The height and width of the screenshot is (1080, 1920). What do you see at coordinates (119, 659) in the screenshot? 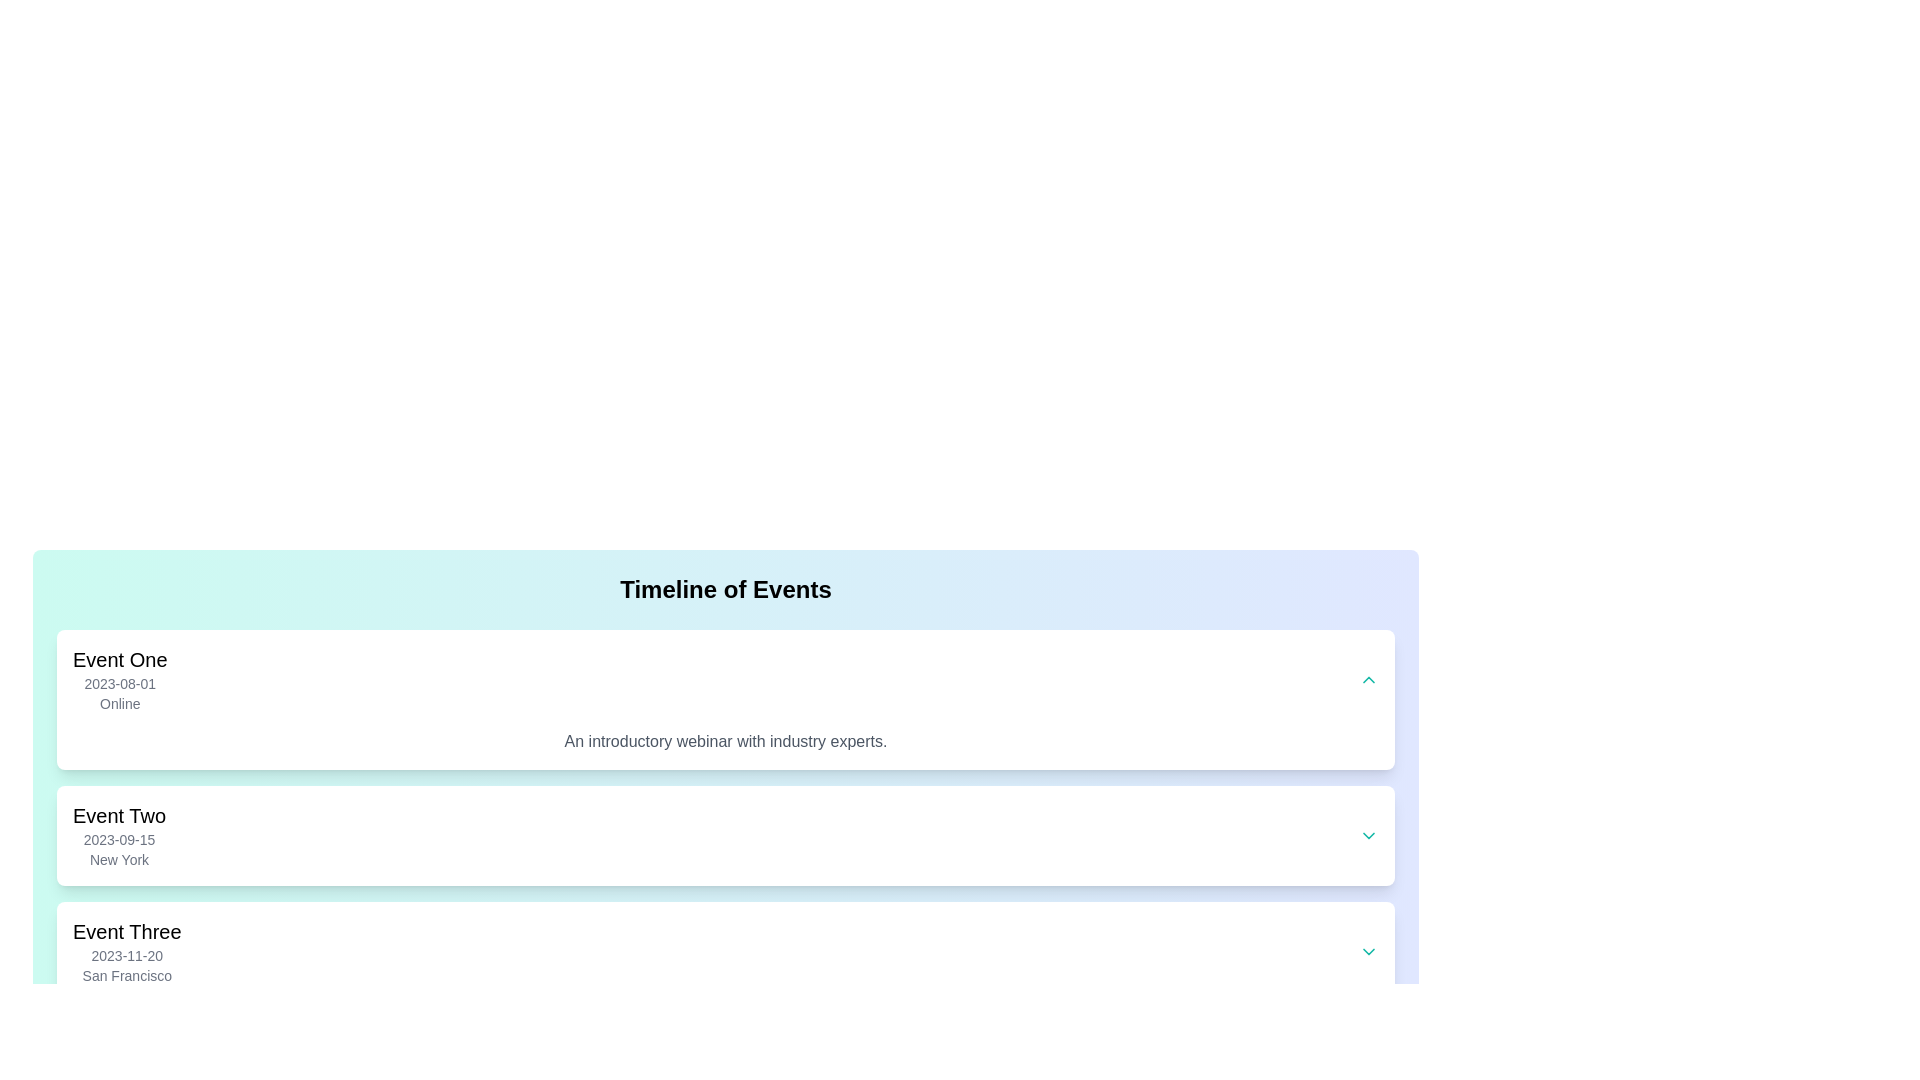
I see `the title text label of the first event entry, which identifies the event and is located at the top-left corner of the entry` at bounding box center [119, 659].